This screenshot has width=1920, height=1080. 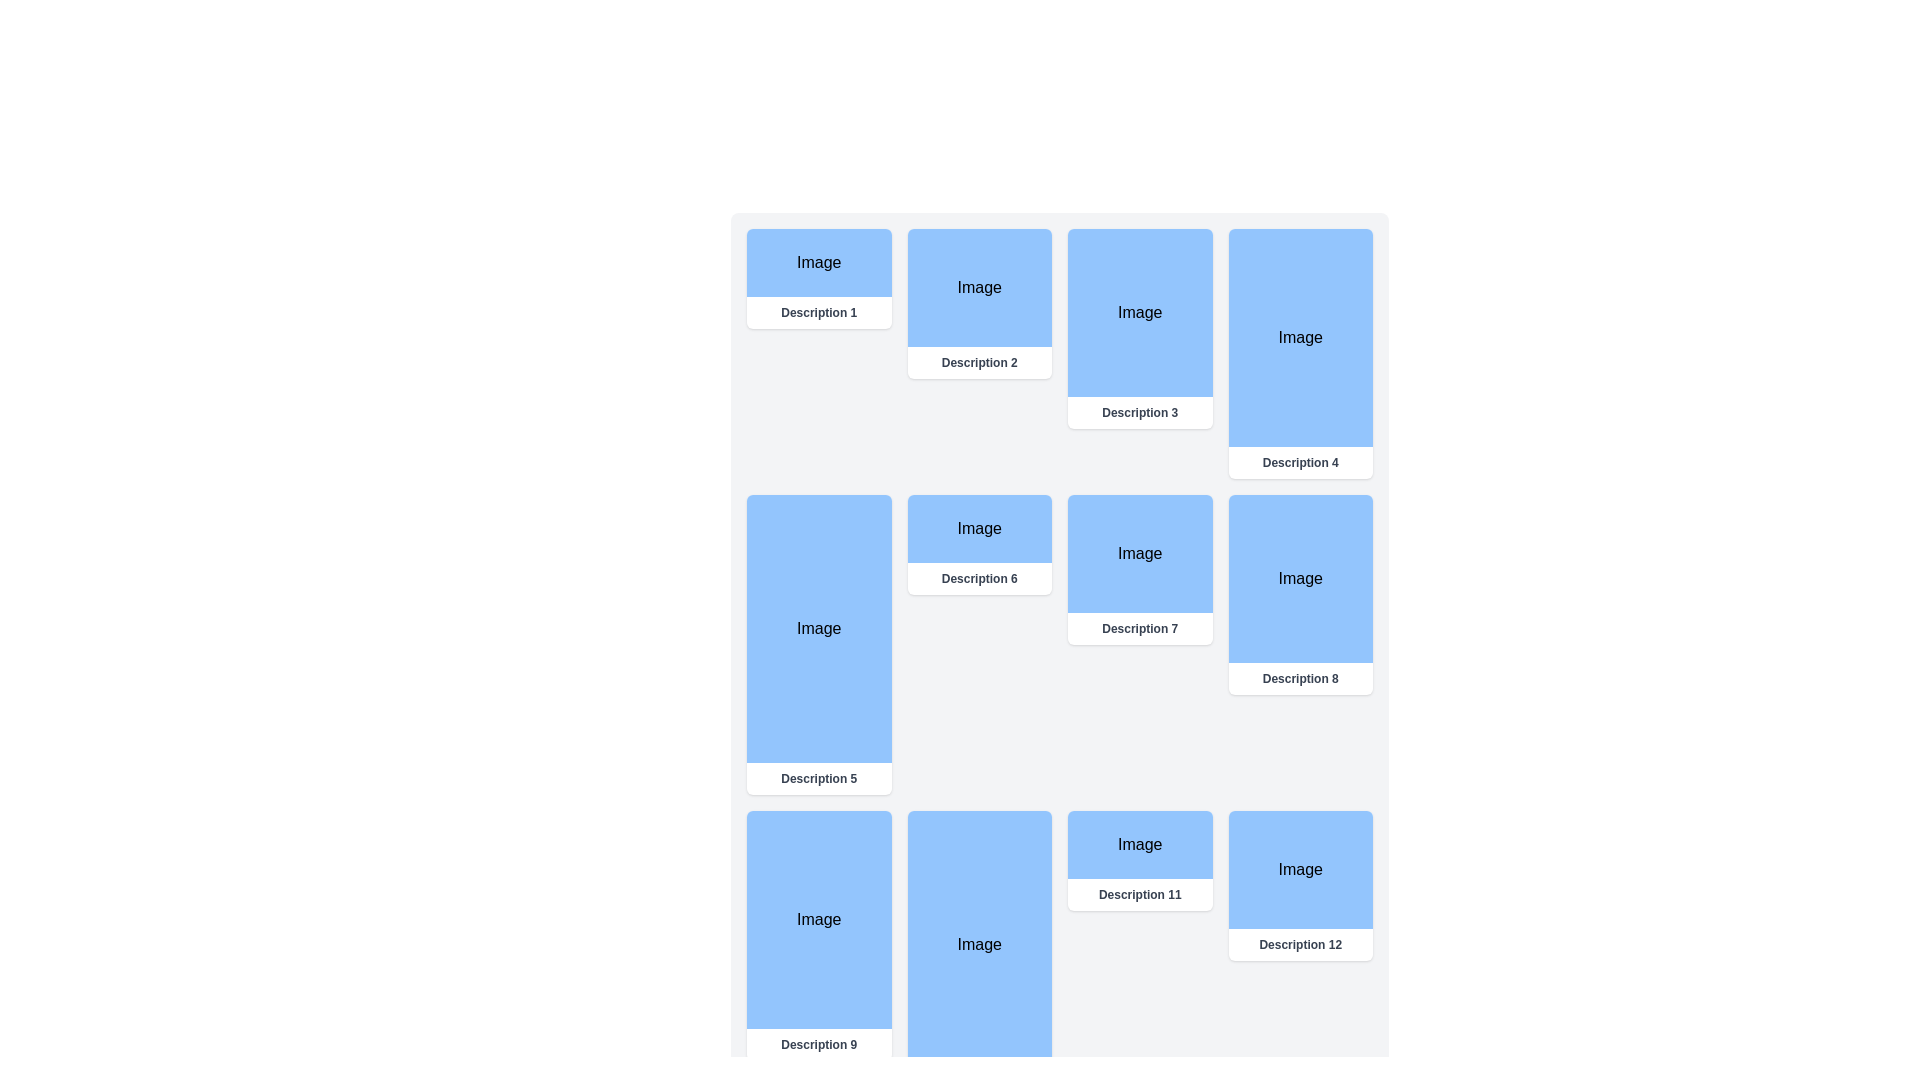 What do you see at coordinates (1300, 353) in the screenshot?
I see `the card in the first row and fourth column of the grid` at bounding box center [1300, 353].